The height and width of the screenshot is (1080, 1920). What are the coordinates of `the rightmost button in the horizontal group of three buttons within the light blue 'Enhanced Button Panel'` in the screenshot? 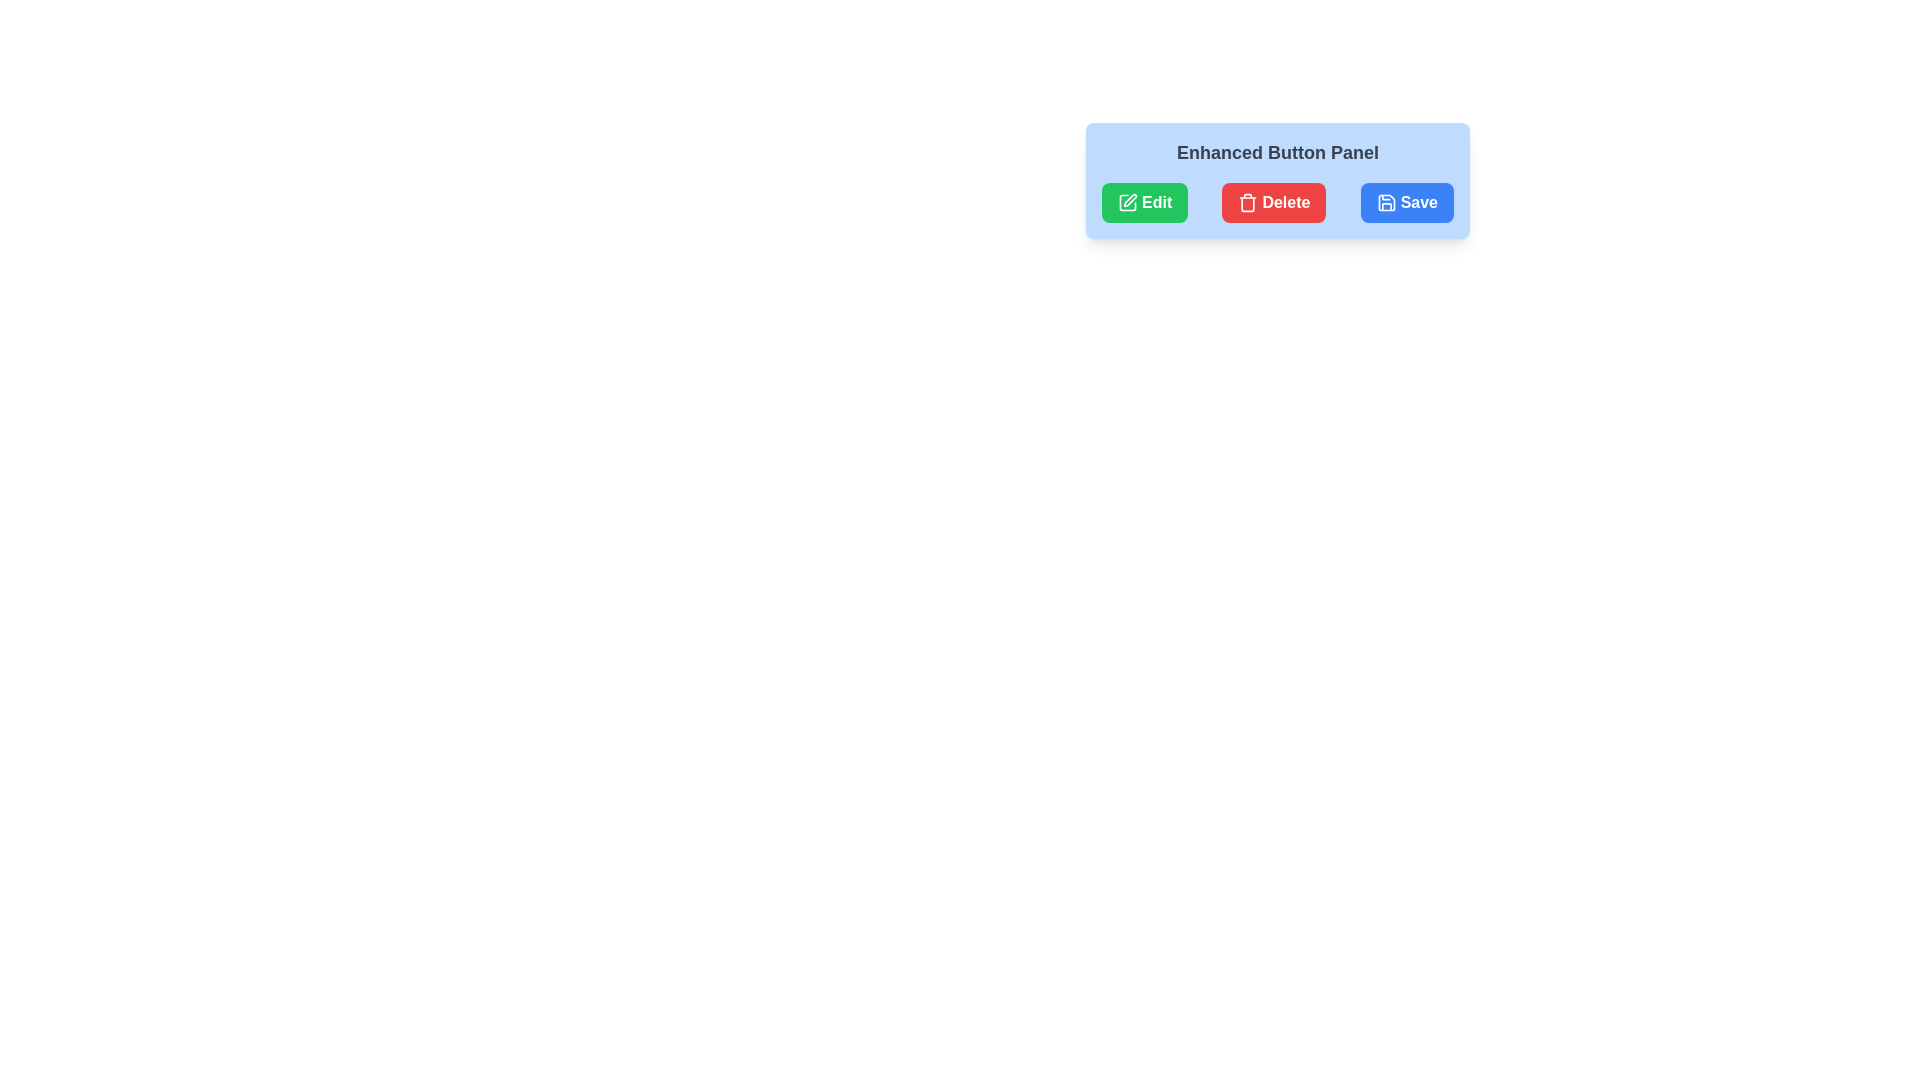 It's located at (1406, 203).